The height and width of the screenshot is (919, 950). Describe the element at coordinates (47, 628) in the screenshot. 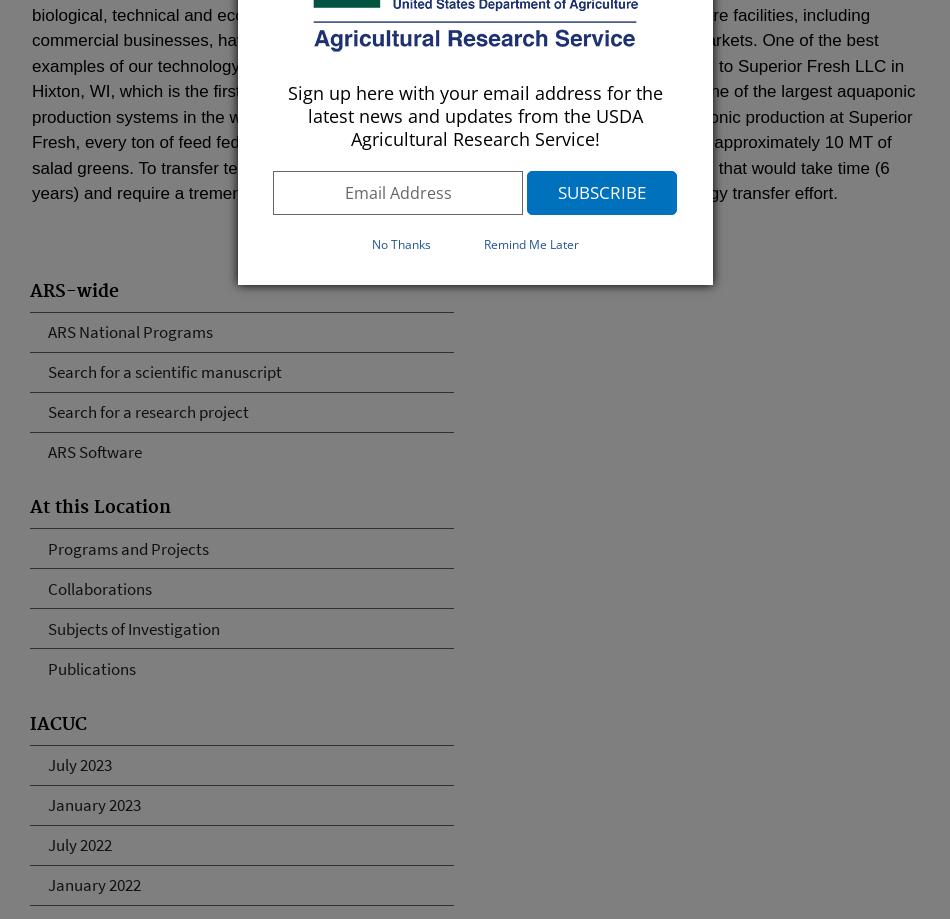

I see `'Subjects of Investigation'` at that location.